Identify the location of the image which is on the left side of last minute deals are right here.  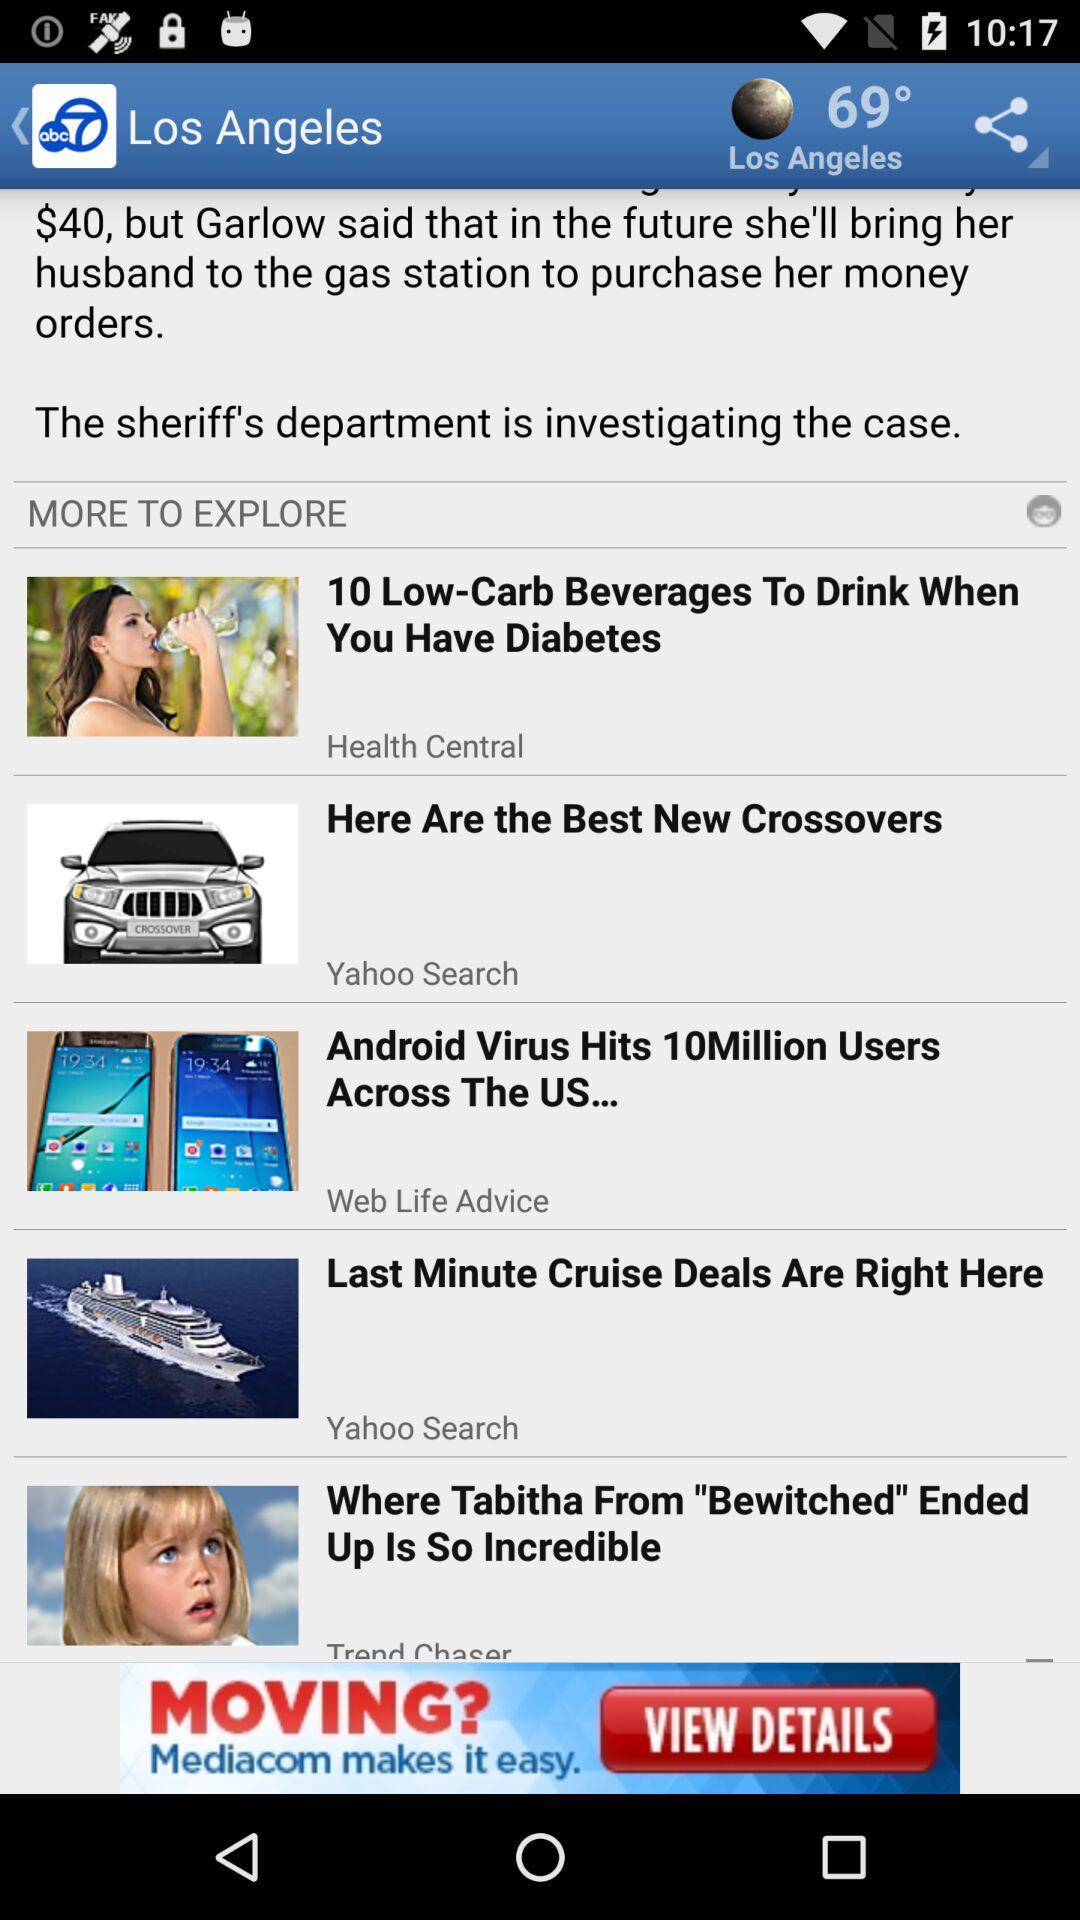
(162, 1331).